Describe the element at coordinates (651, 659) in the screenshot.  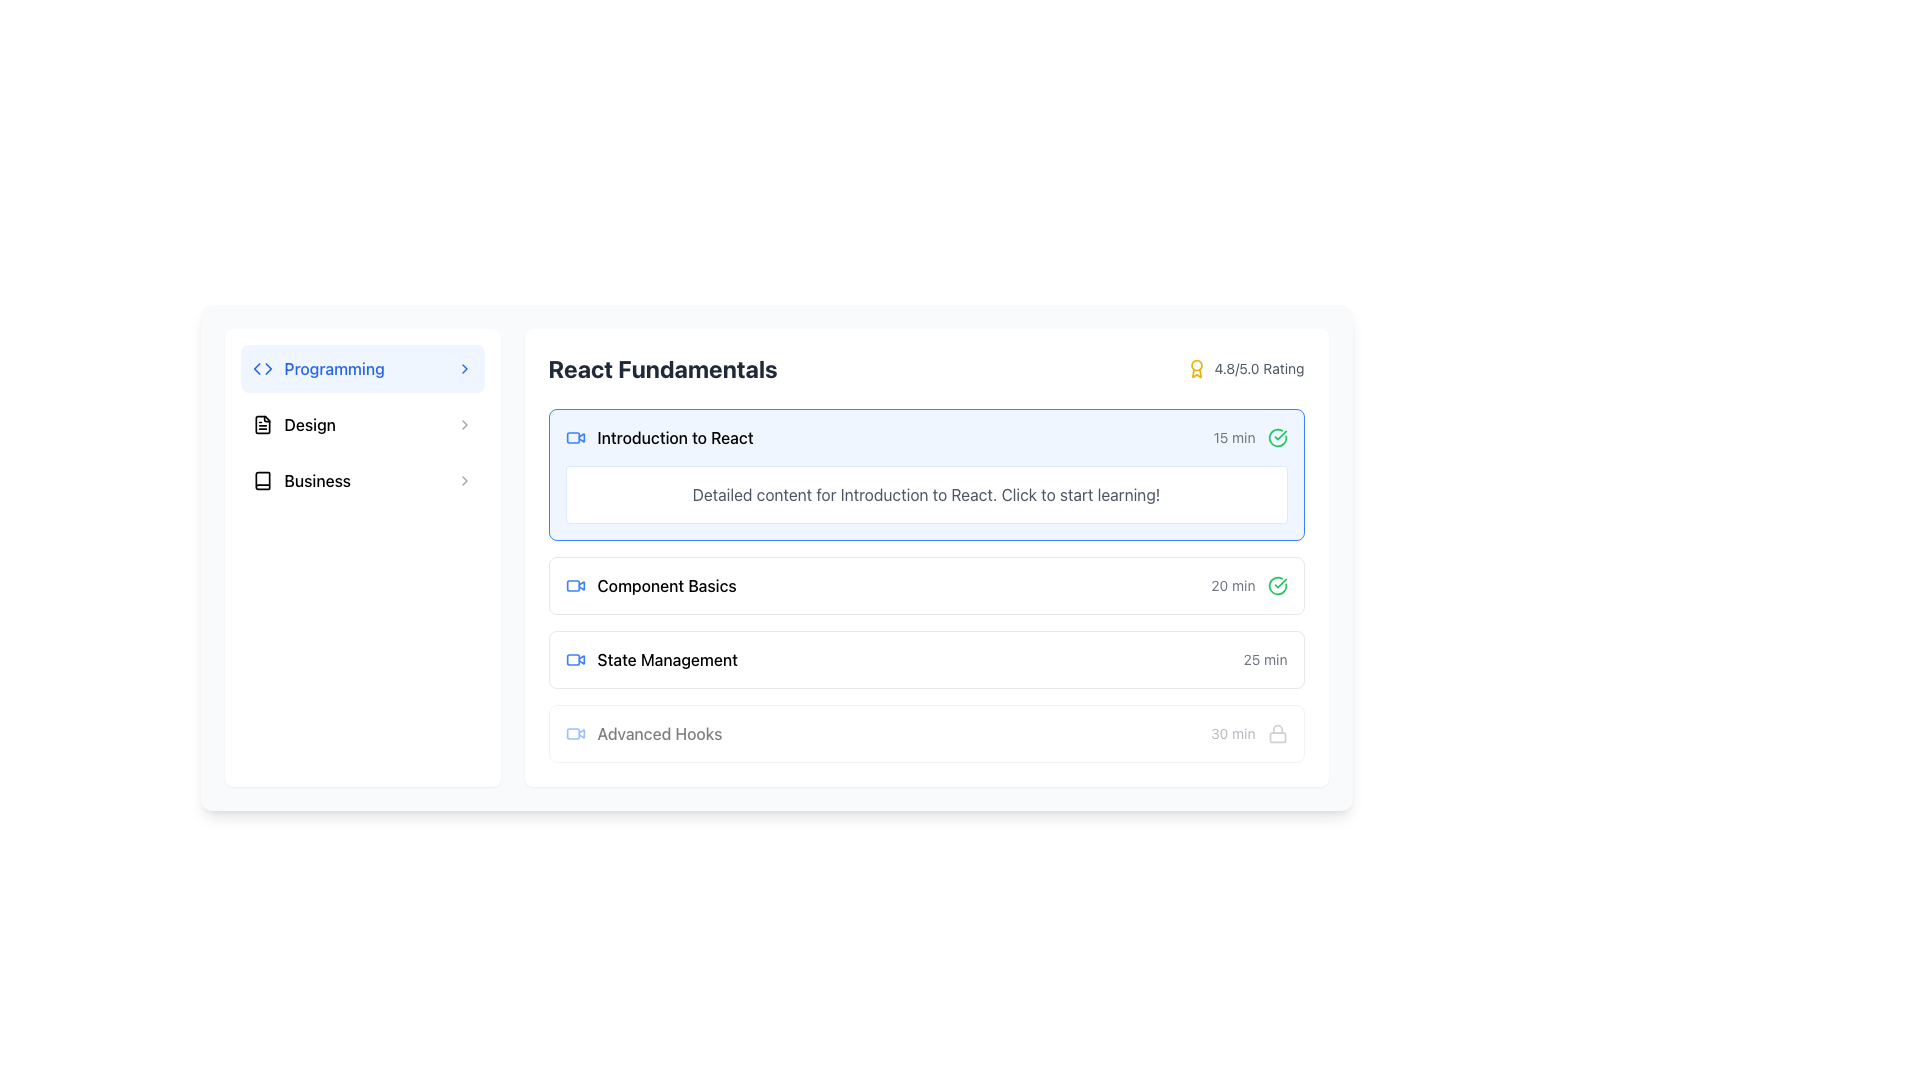
I see `the label with icon that serves as a title for a learning topic, positioned as the third item under 'React Fundamentals' to interact with it` at that location.